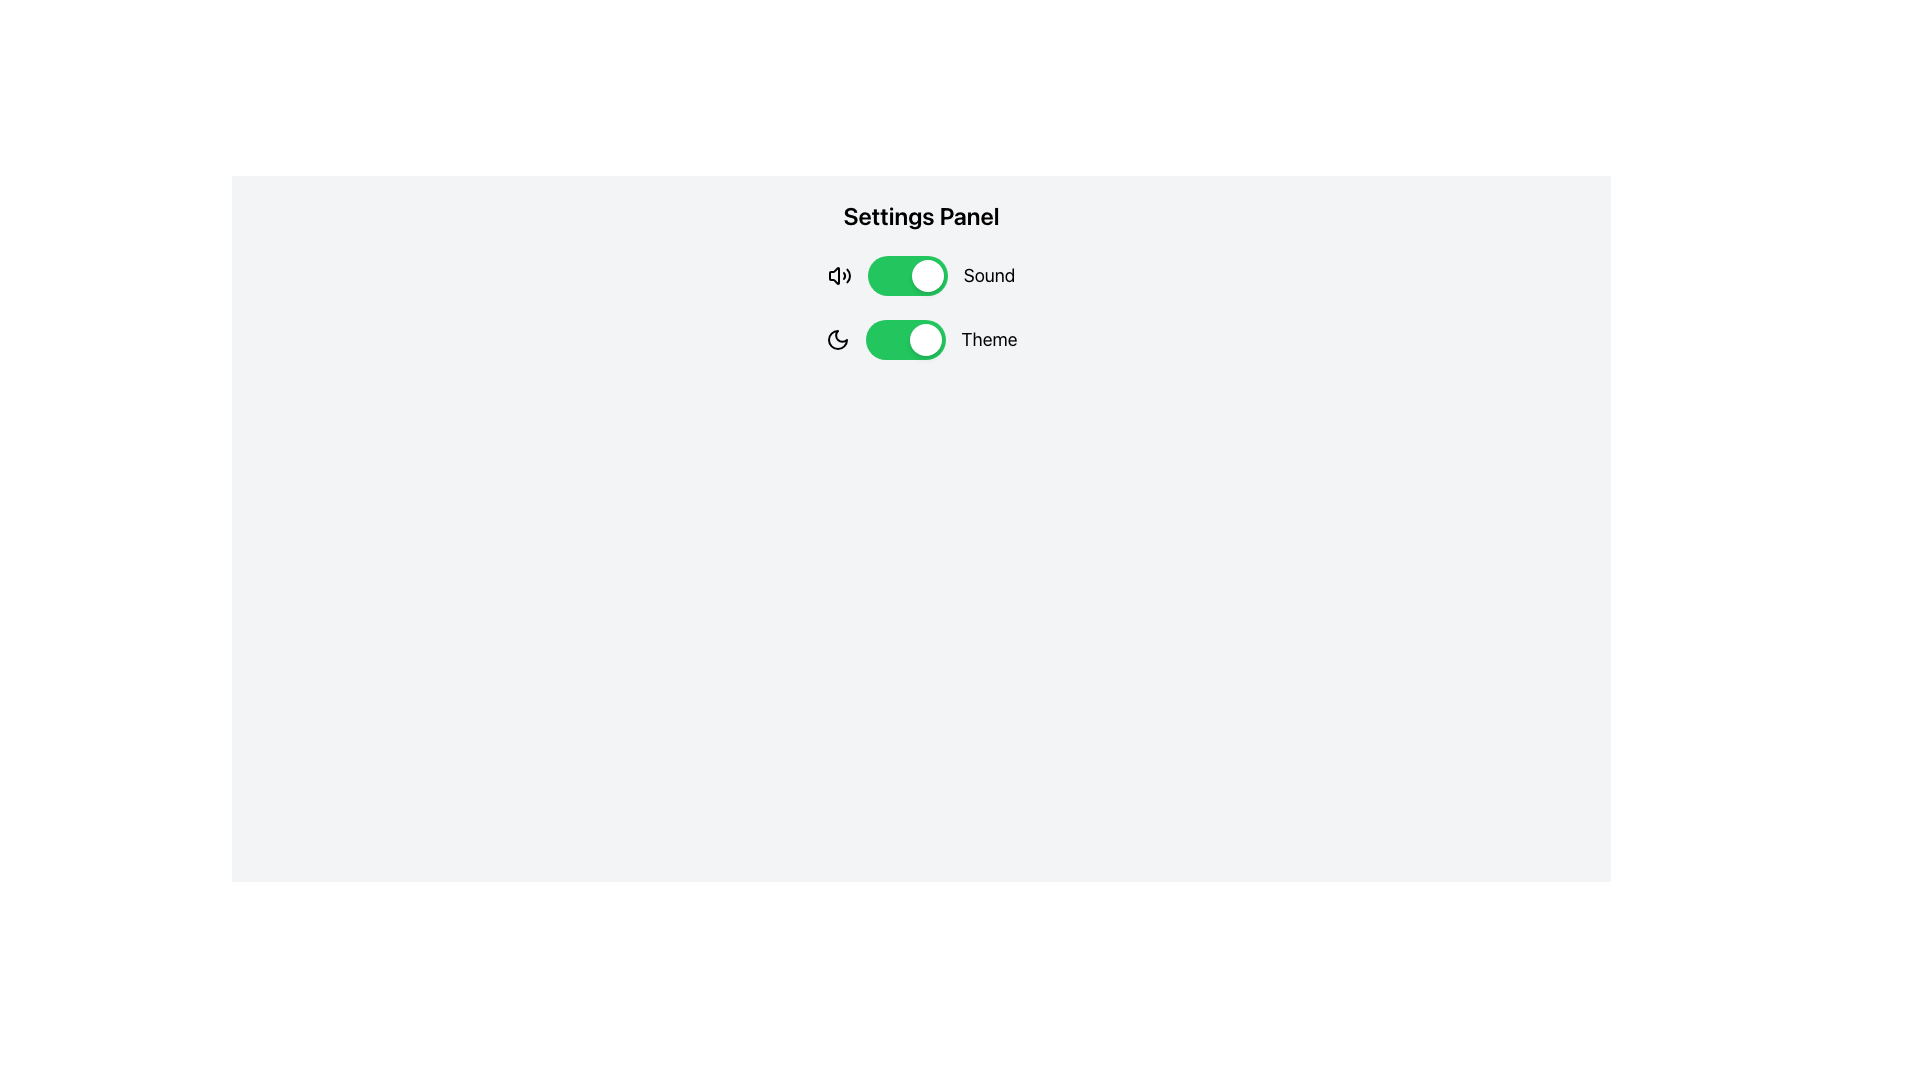 The height and width of the screenshot is (1080, 1920). Describe the element at coordinates (834, 276) in the screenshot. I see `the associated sound toggle by interacting with the speaker-shaped icon located at the top left of the sound toggle switch` at that location.